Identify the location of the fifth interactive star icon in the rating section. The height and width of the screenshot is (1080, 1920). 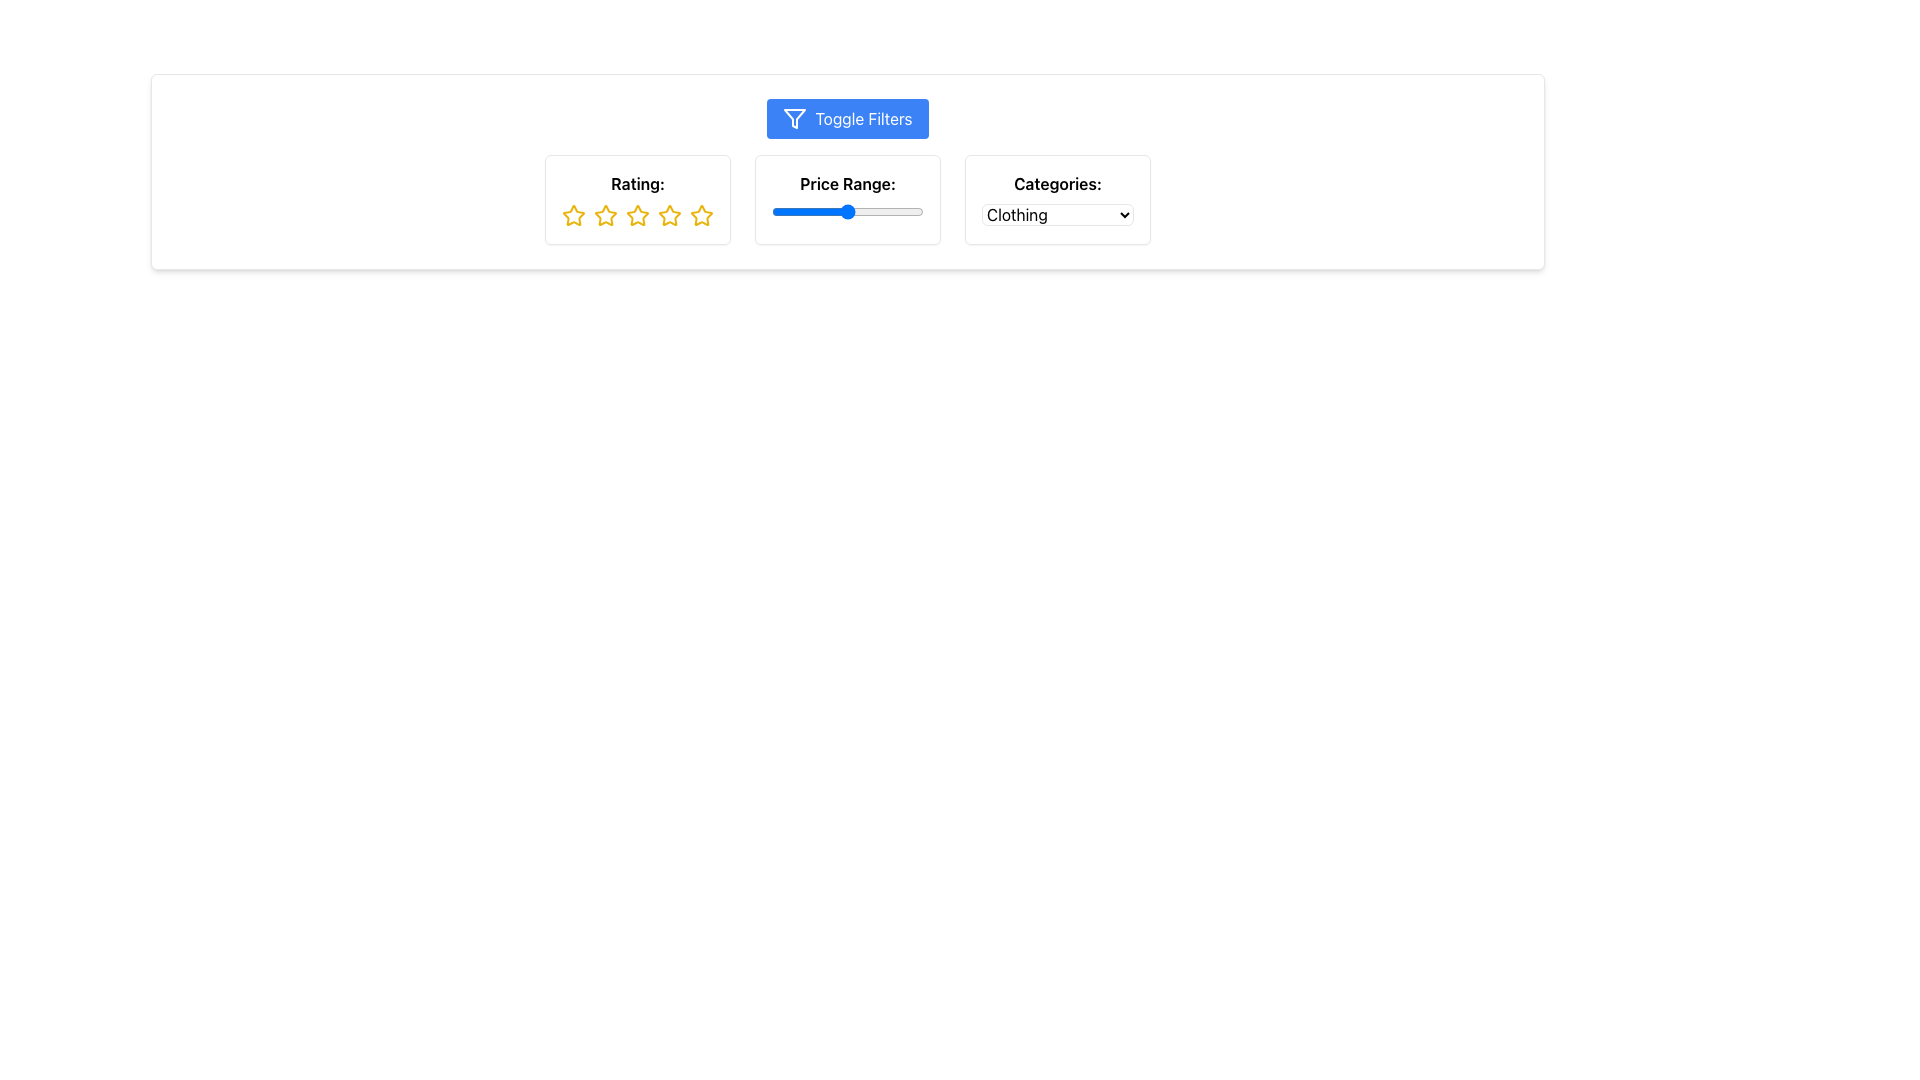
(701, 216).